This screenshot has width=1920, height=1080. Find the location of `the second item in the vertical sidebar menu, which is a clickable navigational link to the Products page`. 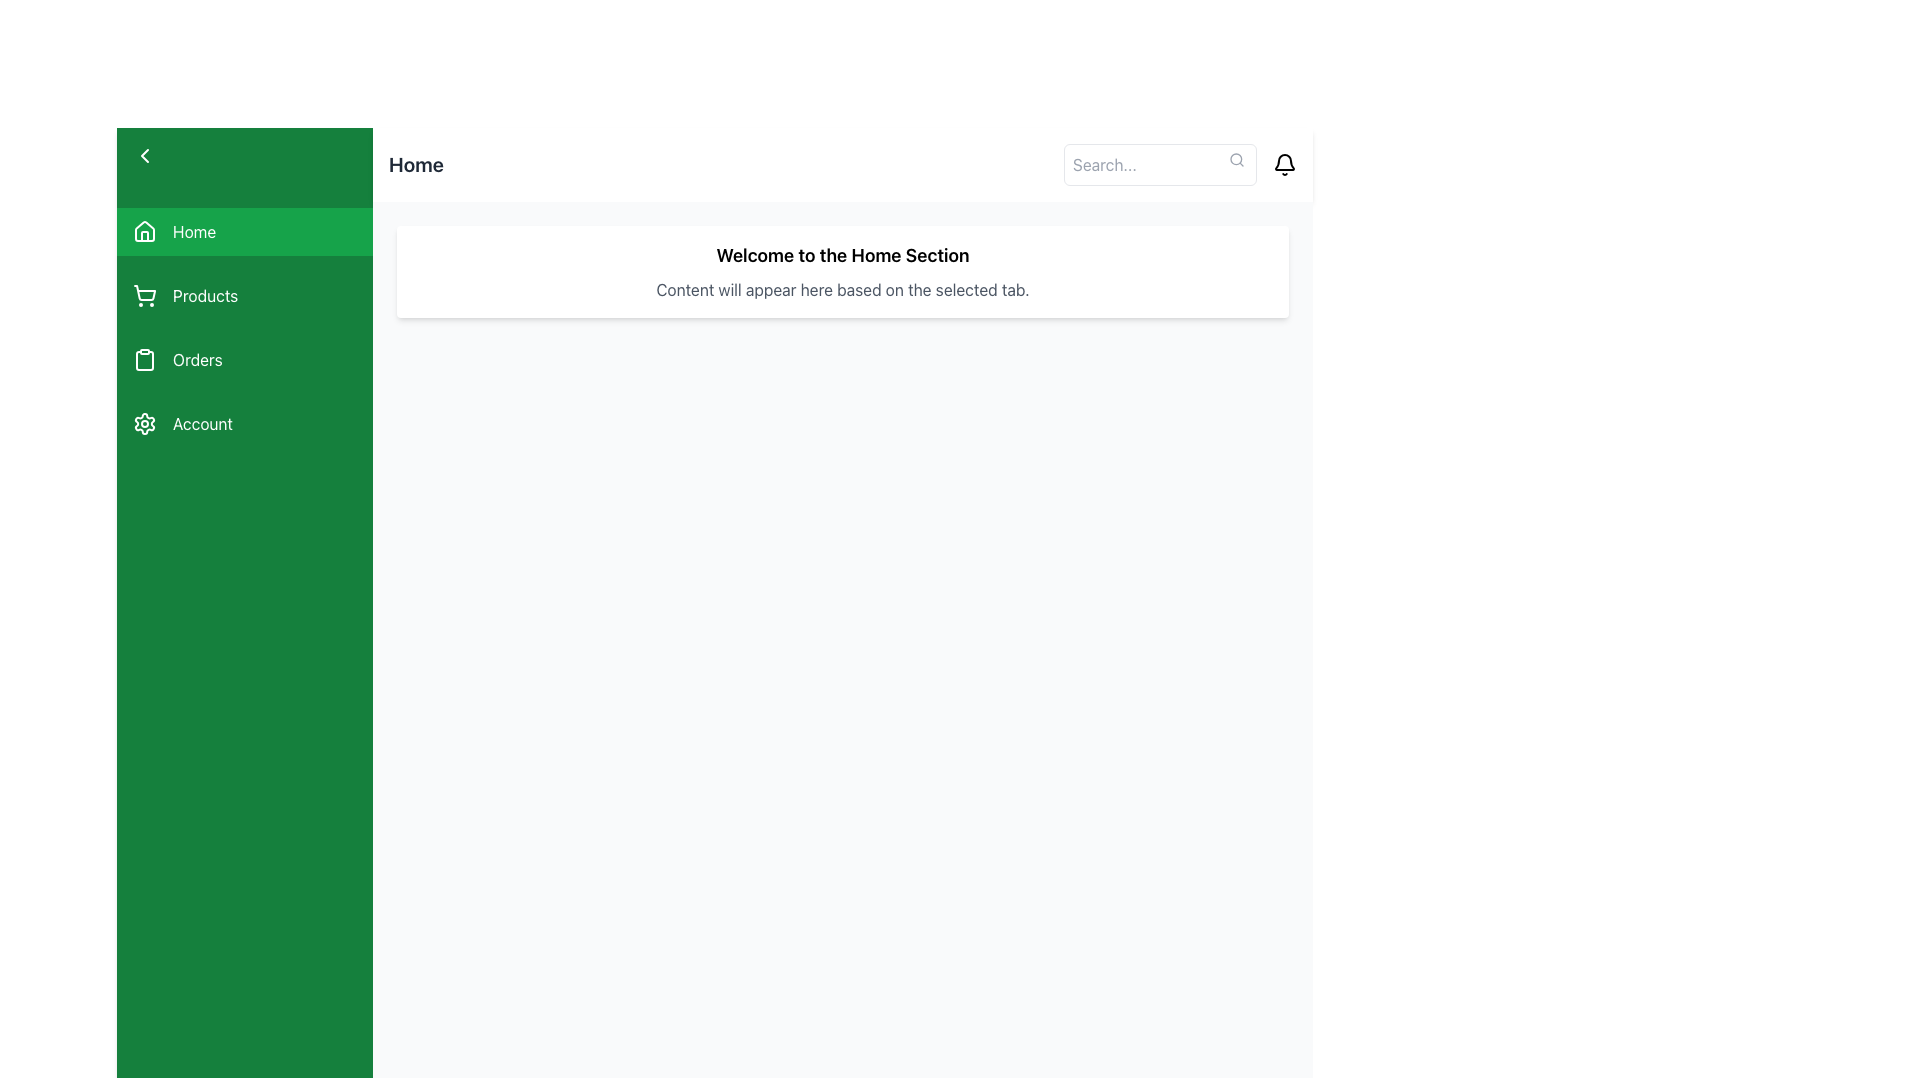

the second item in the vertical sidebar menu, which is a clickable navigational link to the Products page is located at coordinates (243, 296).